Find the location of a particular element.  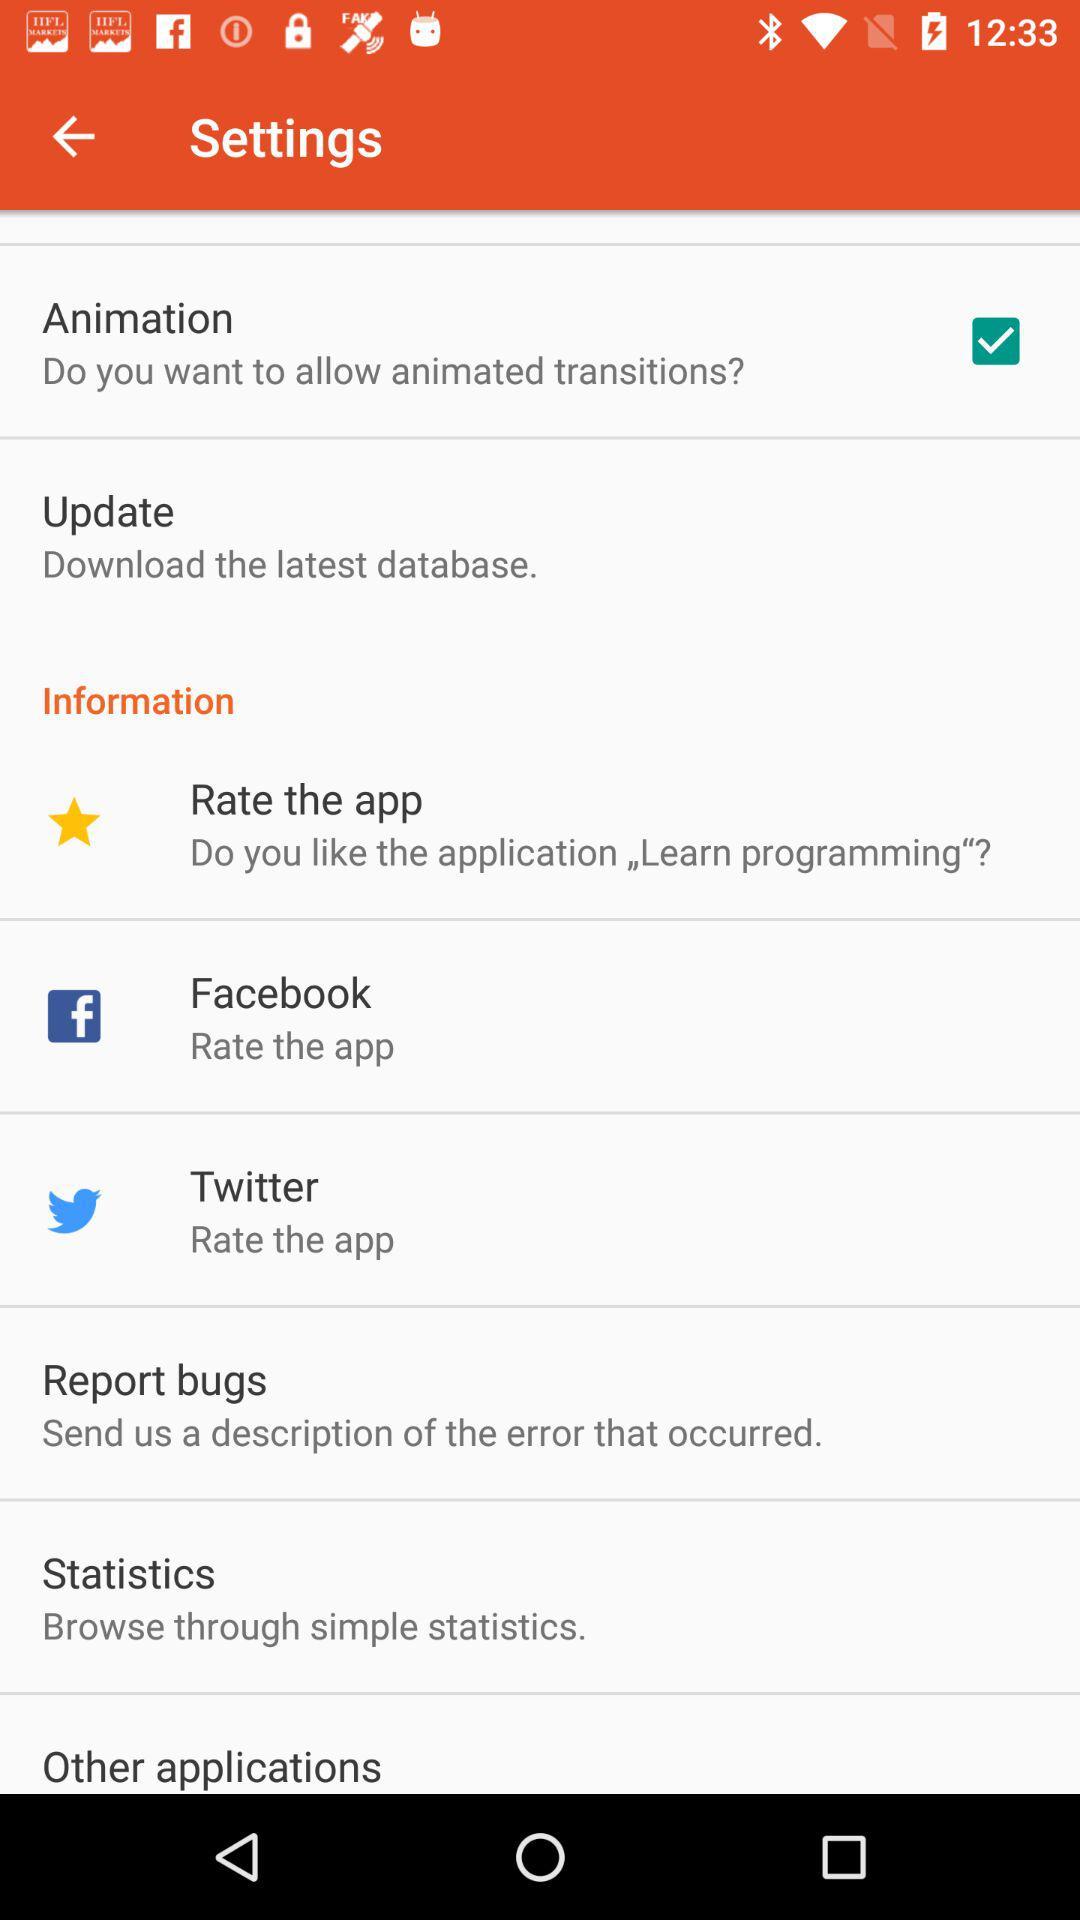

send us a item is located at coordinates (431, 1430).